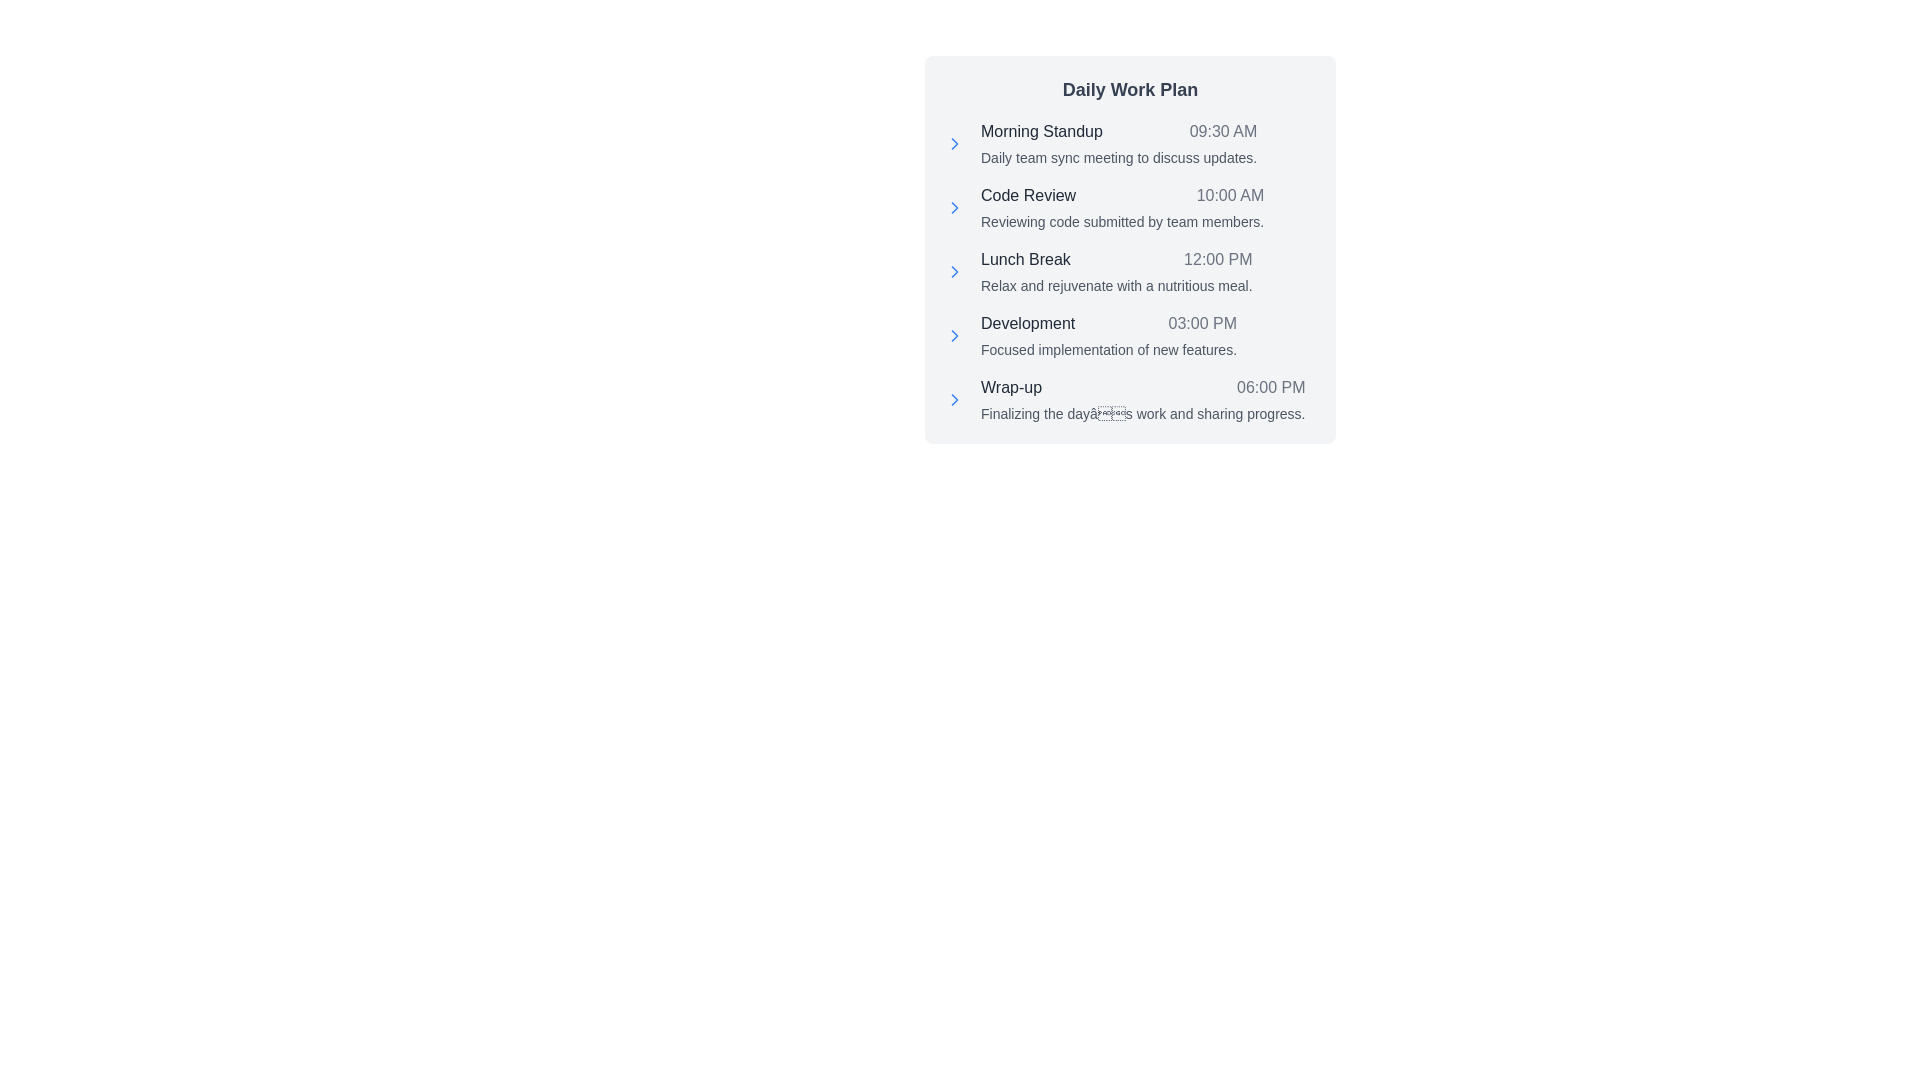 The image size is (1920, 1080). I want to click on single line of gray text displayed below the 'Wrap-up' title and '06:00 PM' timestamp in the daily activities list, so click(1143, 412).